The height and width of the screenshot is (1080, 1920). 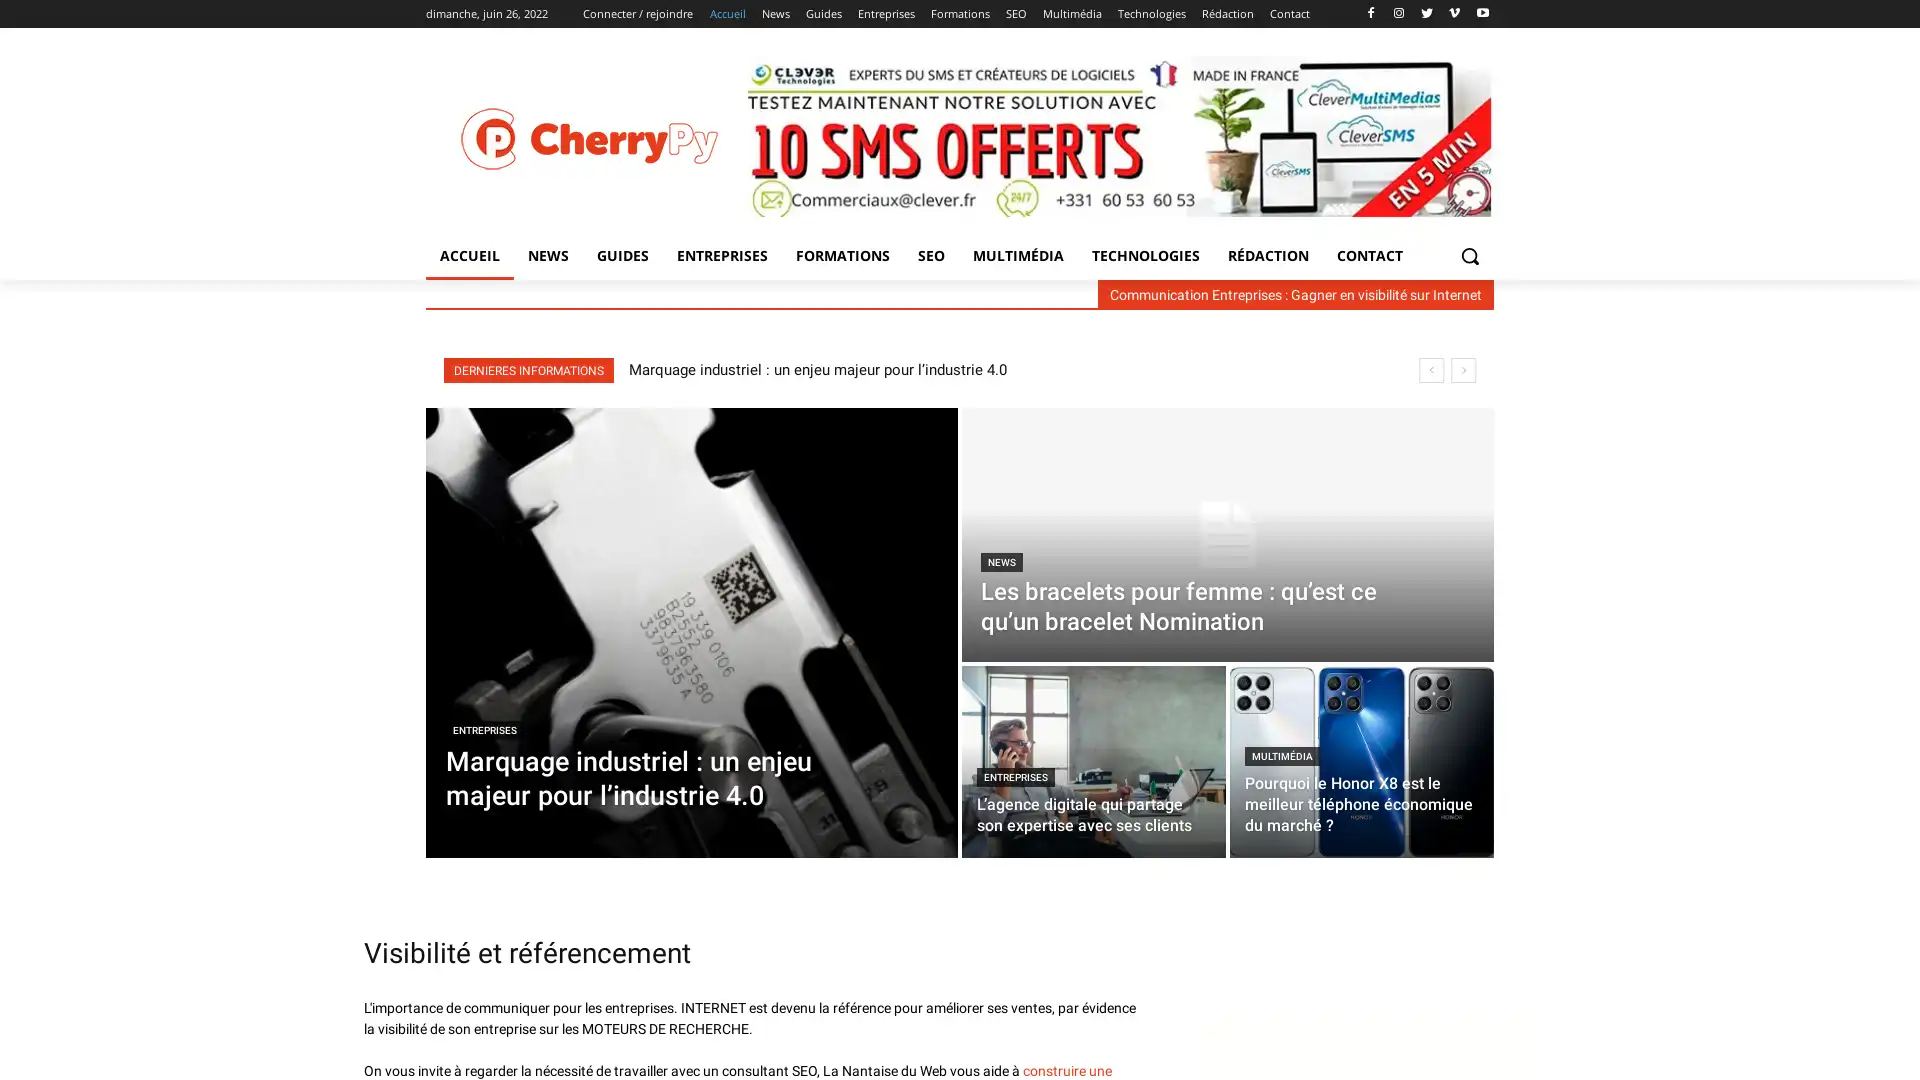 I want to click on Search, so click(x=1469, y=254).